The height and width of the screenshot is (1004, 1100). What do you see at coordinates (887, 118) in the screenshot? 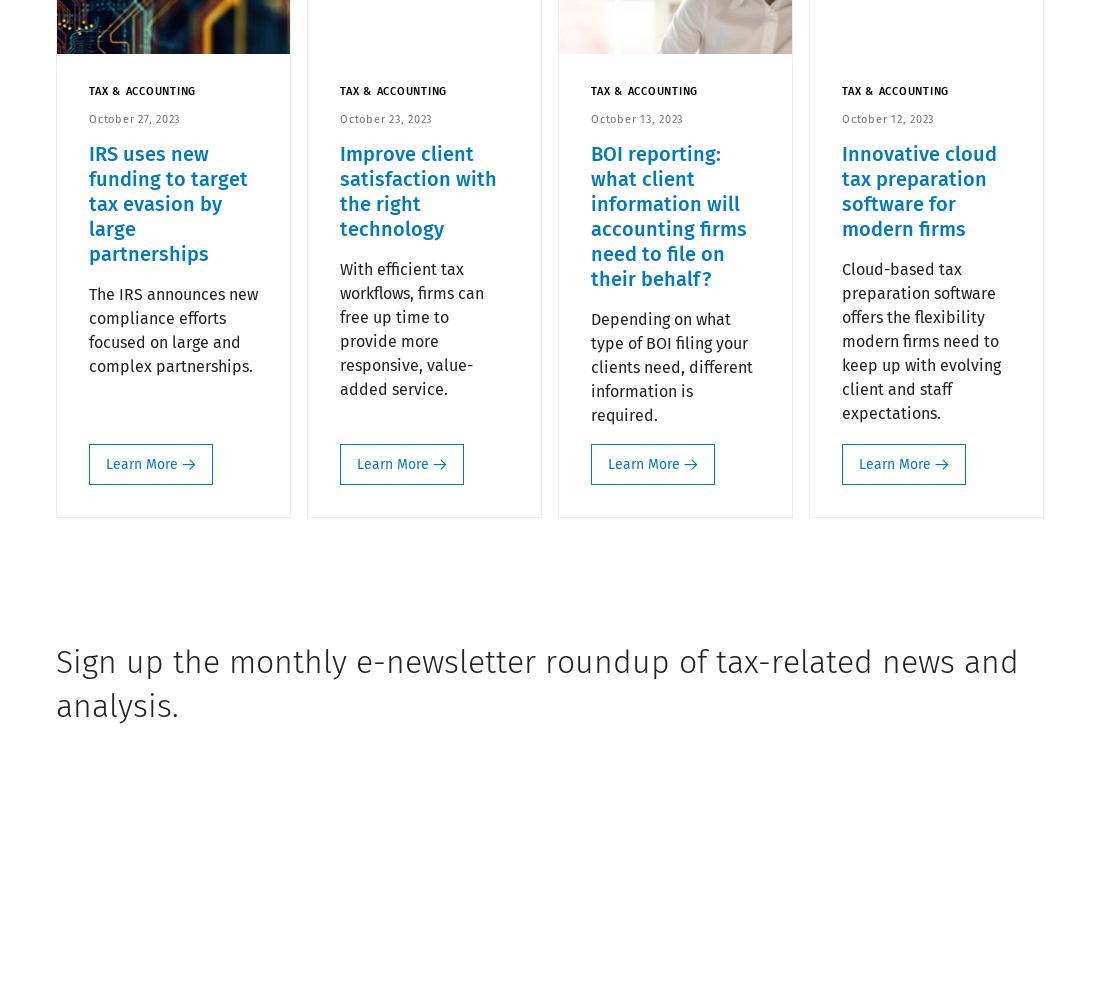
I see `'October 12, 2023'` at bounding box center [887, 118].